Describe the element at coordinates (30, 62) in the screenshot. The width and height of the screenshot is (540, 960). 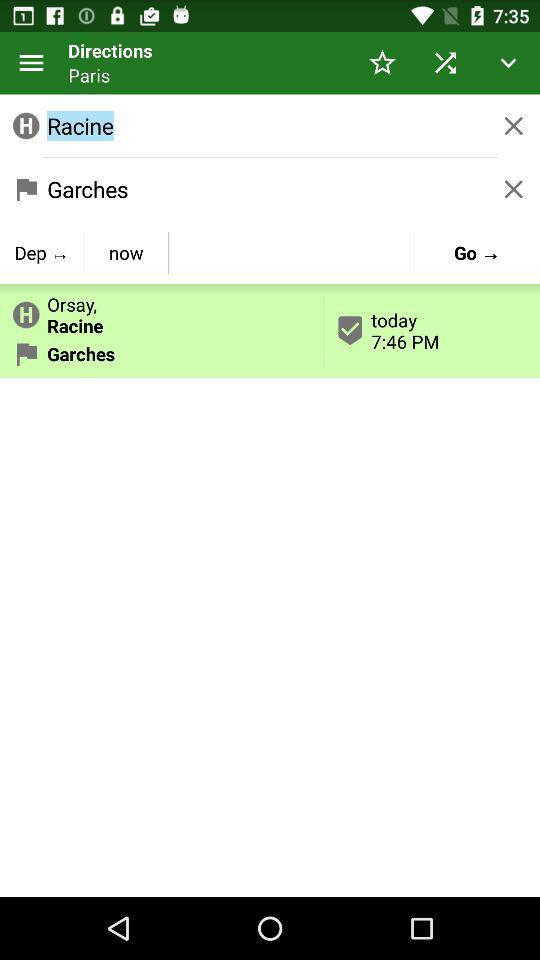
I see `the item above racine` at that location.